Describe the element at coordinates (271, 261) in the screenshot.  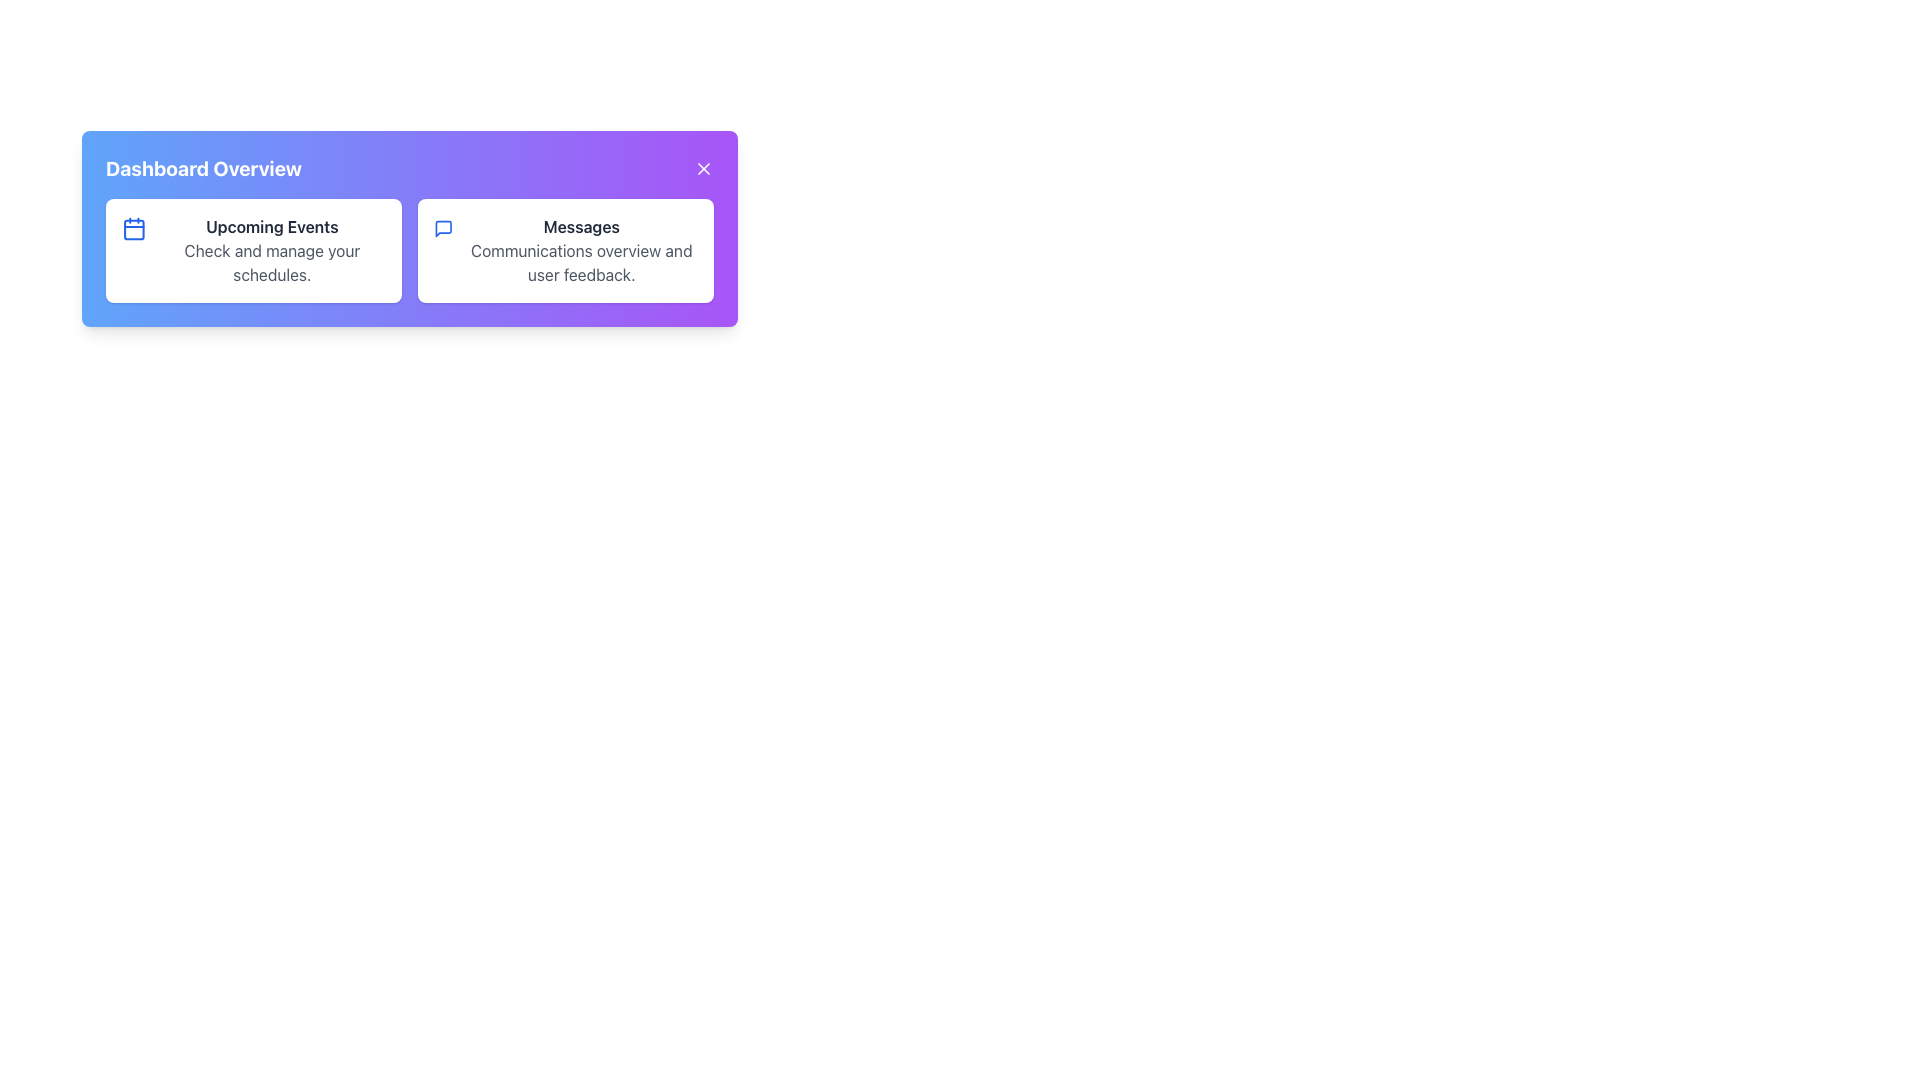
I see `the text label displaying 'Check and manage your schedules.' which is located below the 'Upcoming Events' heading in the leftmost box of the 'Dashboard Overview.'` at that location.